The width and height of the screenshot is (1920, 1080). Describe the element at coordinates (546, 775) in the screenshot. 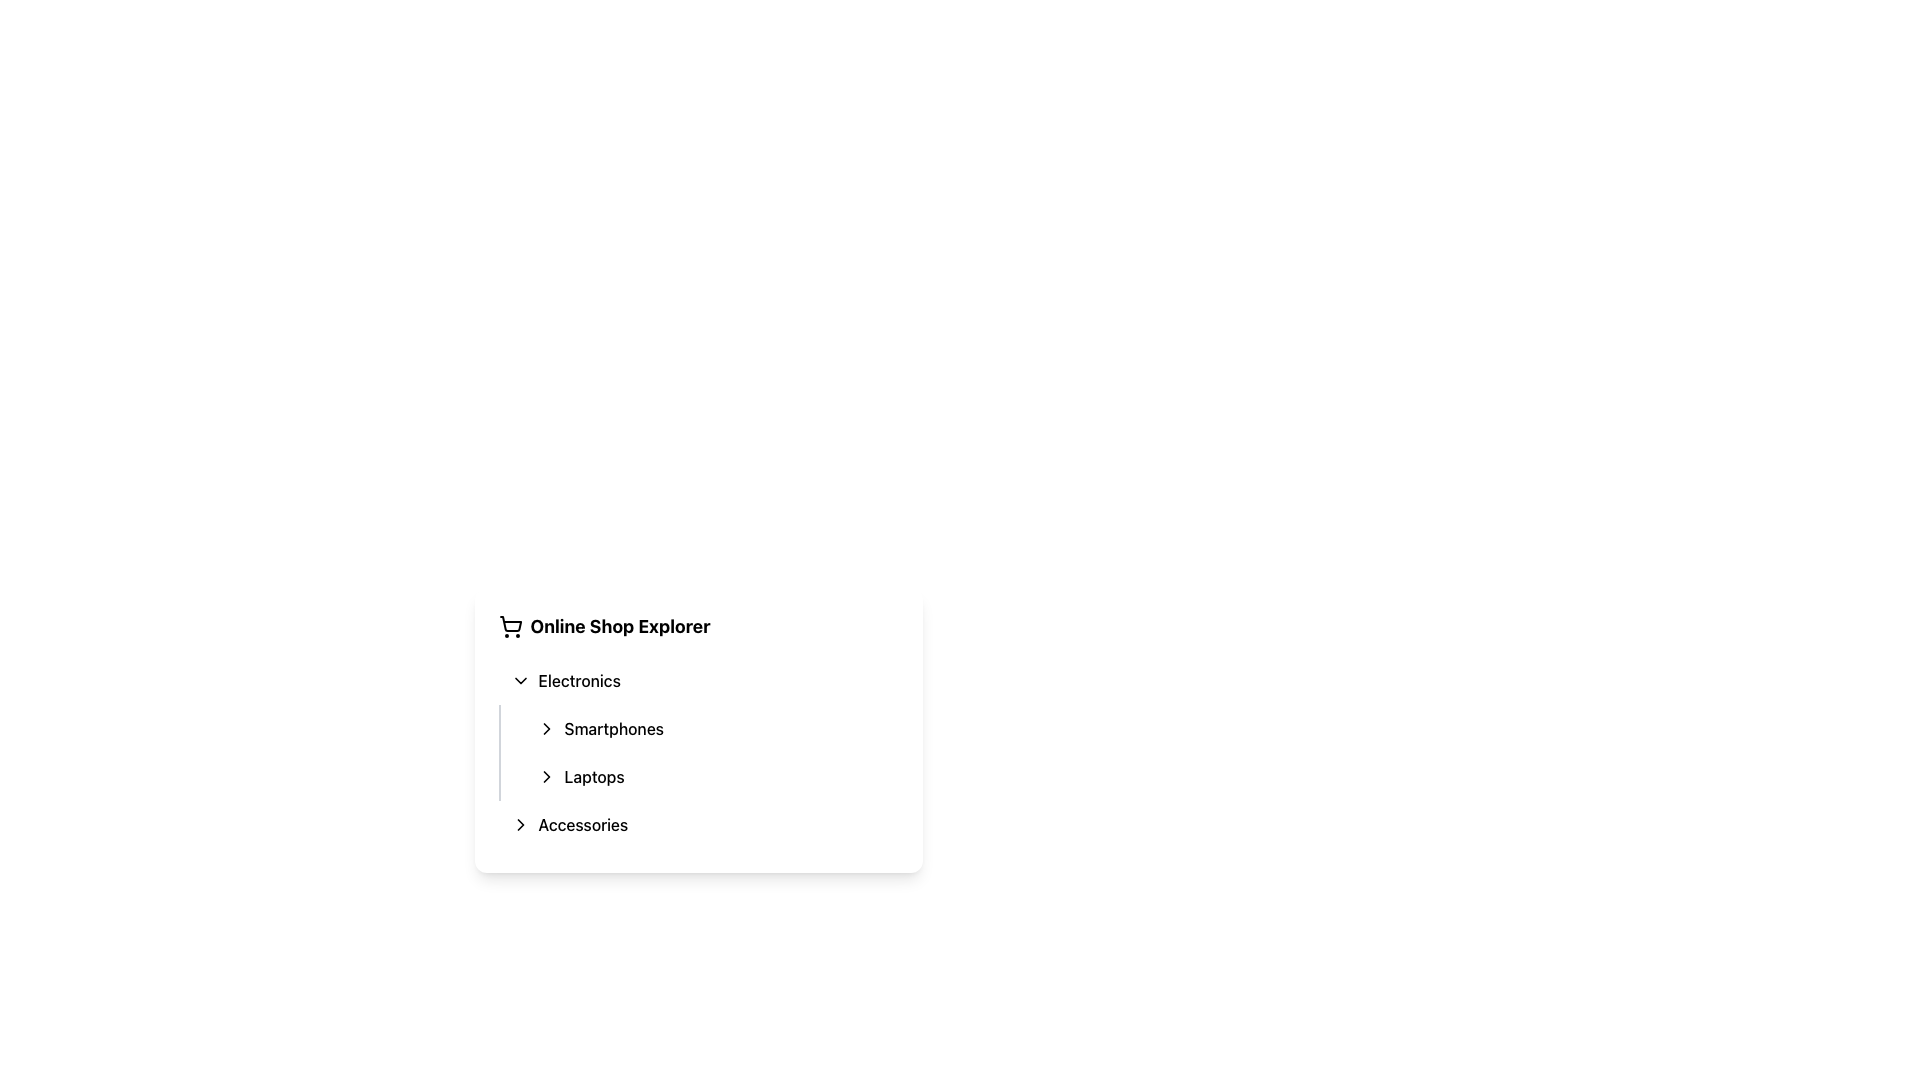

I see `the Chevron icon located to the left of the 'Laptops' text` at that location.